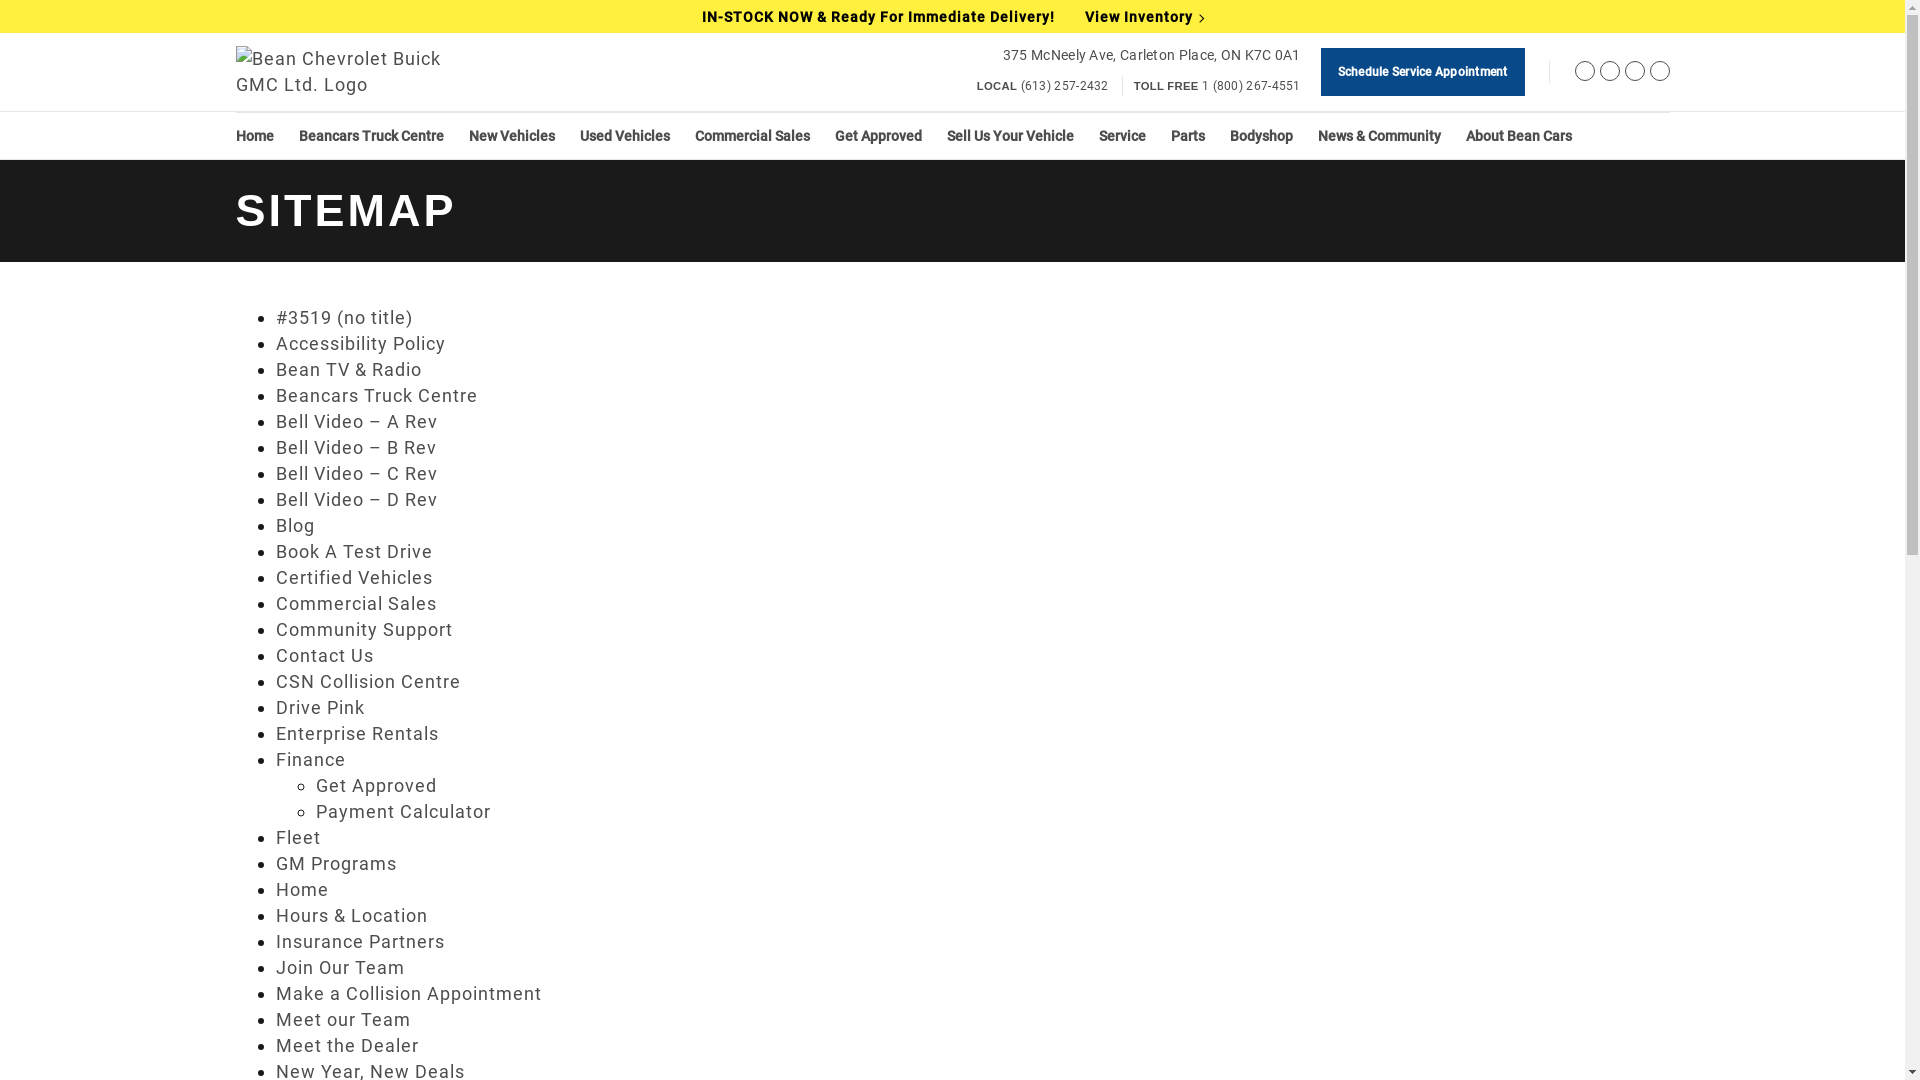 The width and height of the screenshot is (1920, 1080). Describe the element at coordinates (1260, 135) in the screenshot. I see `'Bodyshop'` at that location.